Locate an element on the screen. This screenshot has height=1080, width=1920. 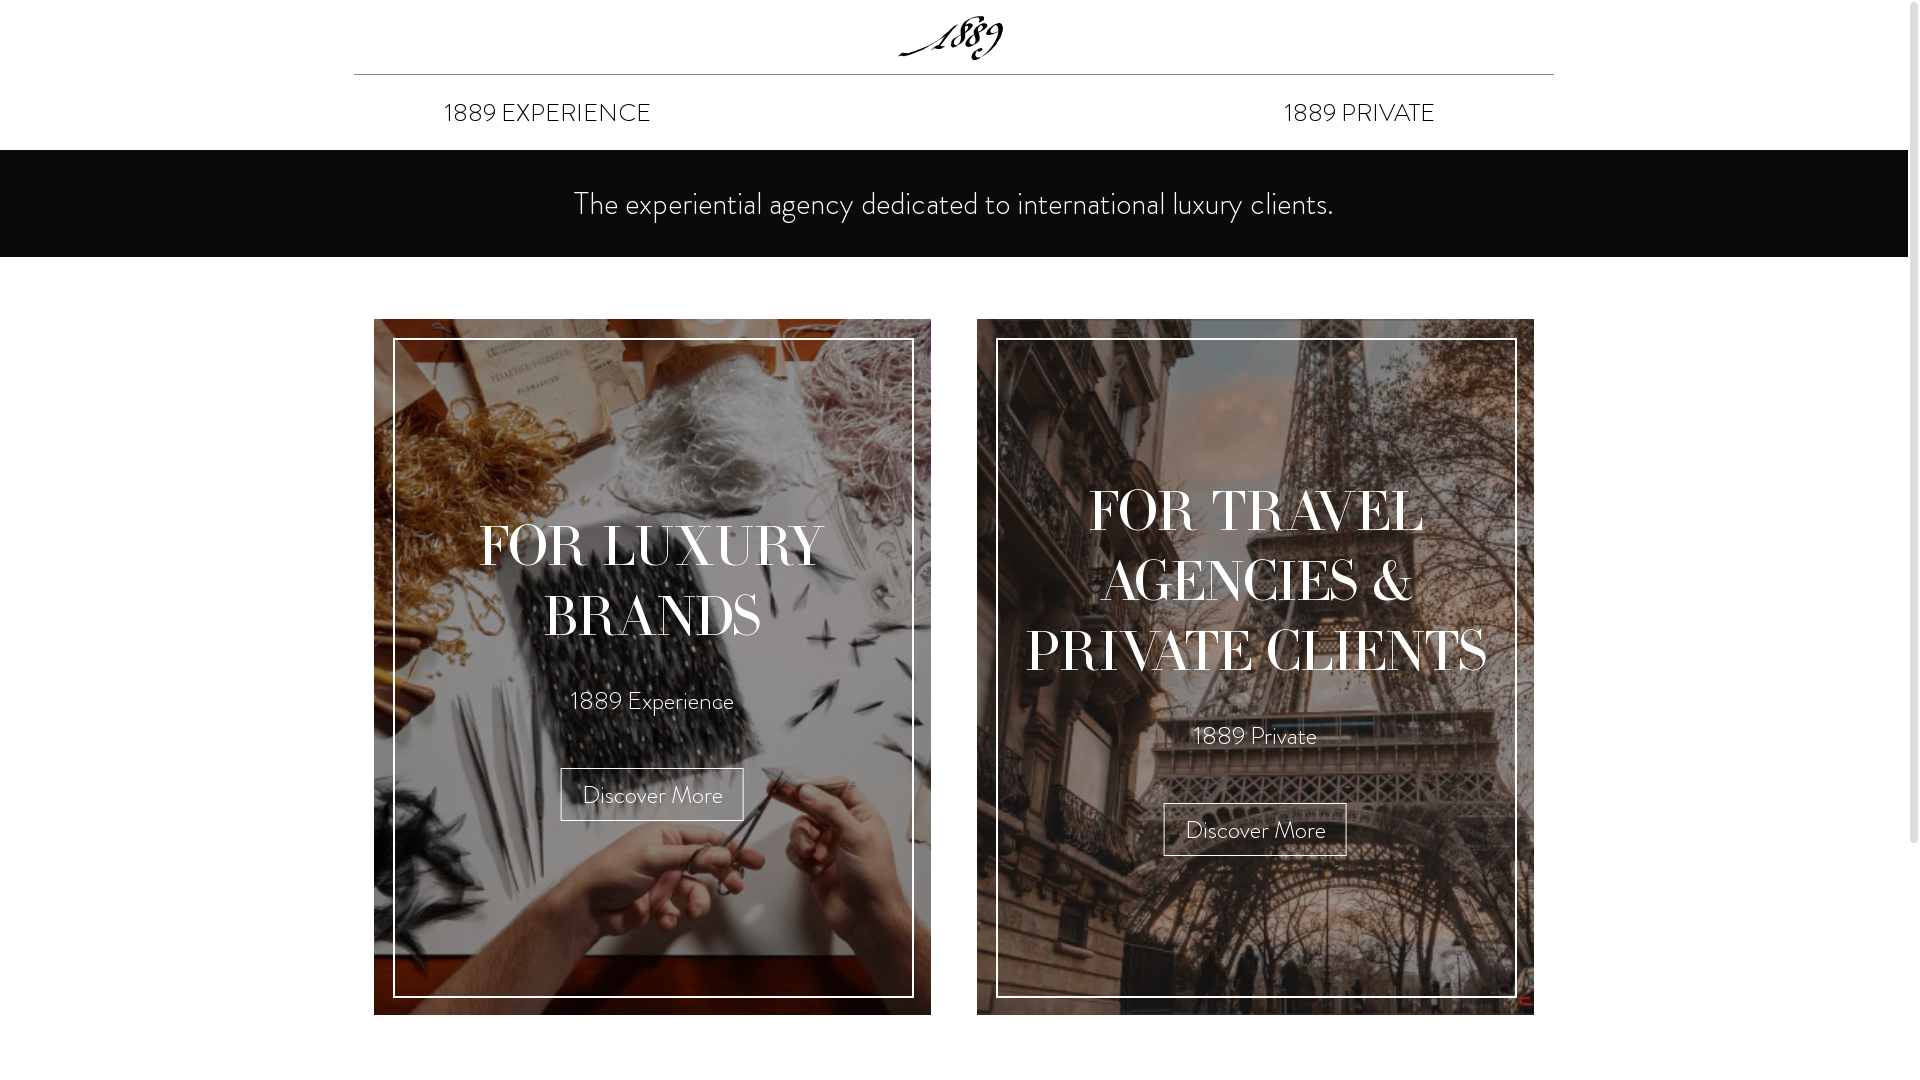
'Discover More' is located at coordinates (560, 793).